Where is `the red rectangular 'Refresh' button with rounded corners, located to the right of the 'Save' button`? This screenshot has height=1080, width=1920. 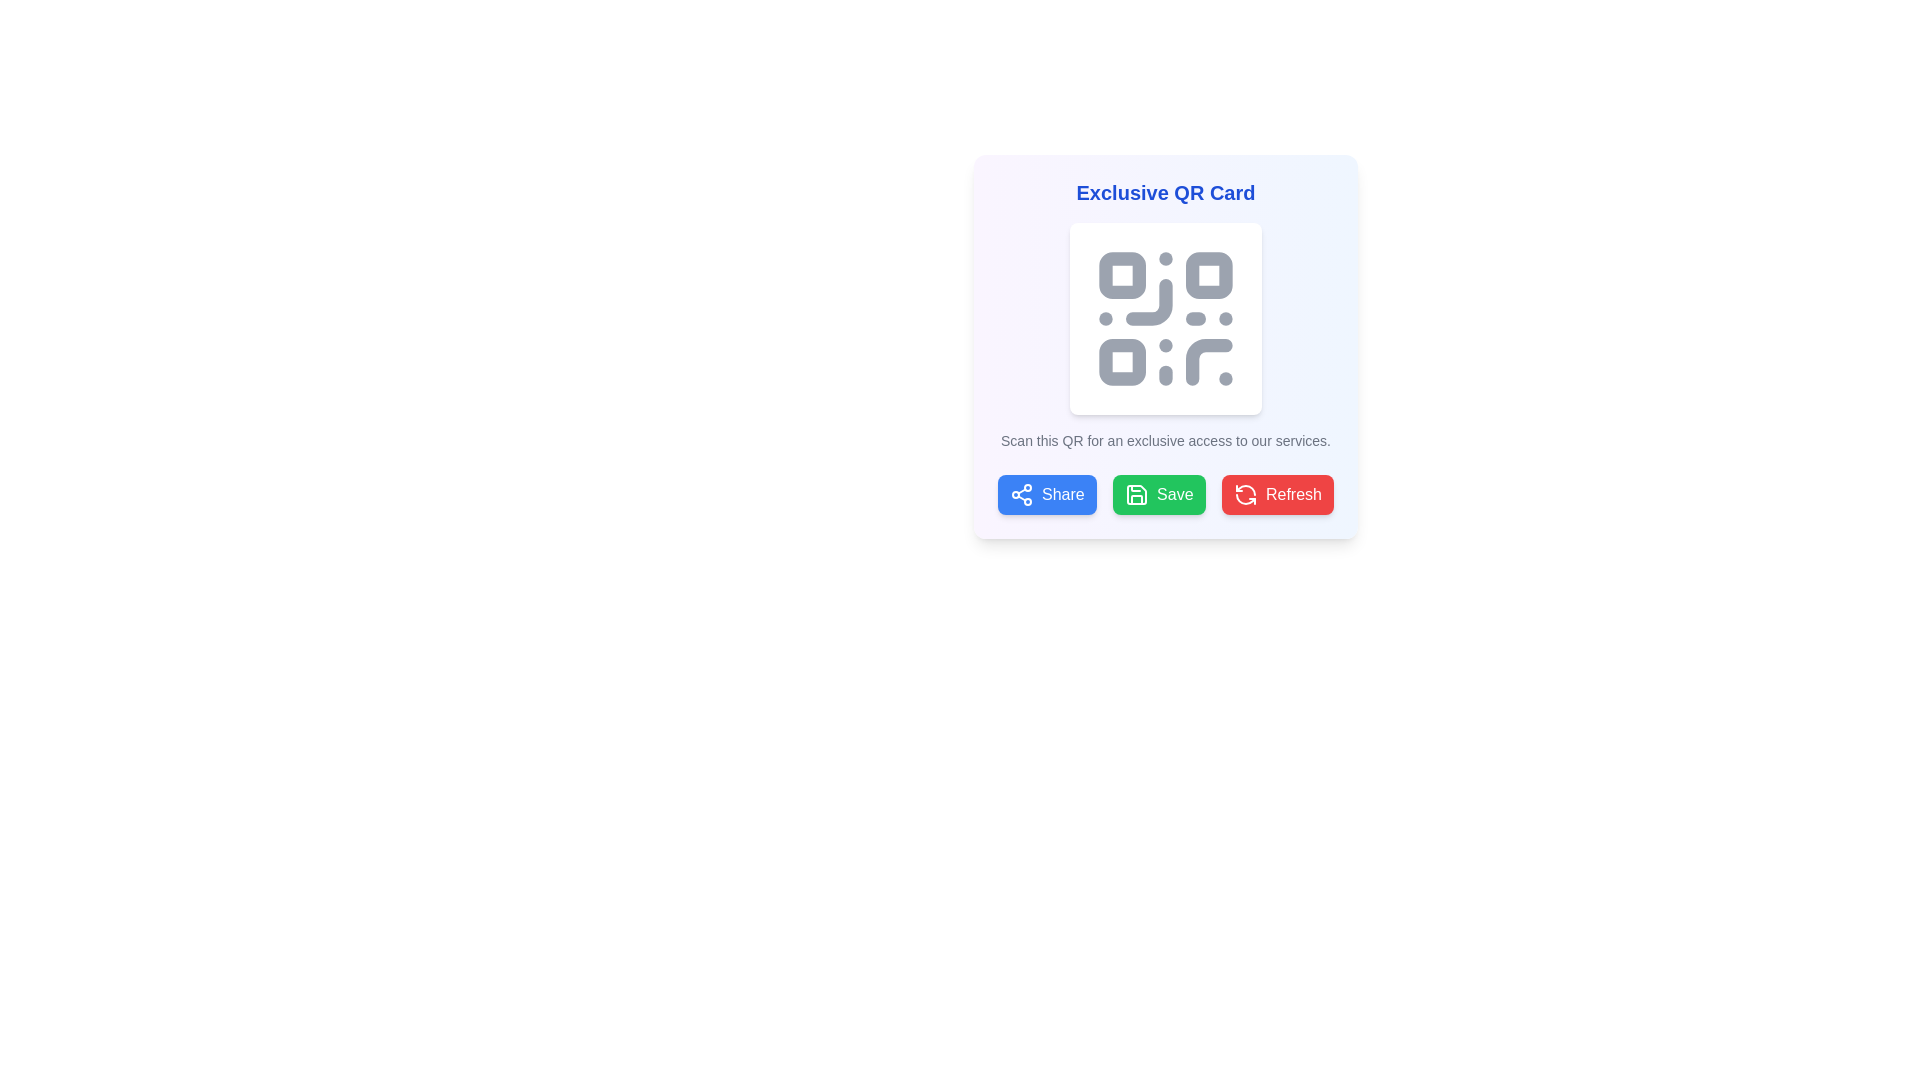 the red rectangular 'Refresh' button with rounded corners, located to the right of the 'Save' button is located at coordinates (1276, 494).